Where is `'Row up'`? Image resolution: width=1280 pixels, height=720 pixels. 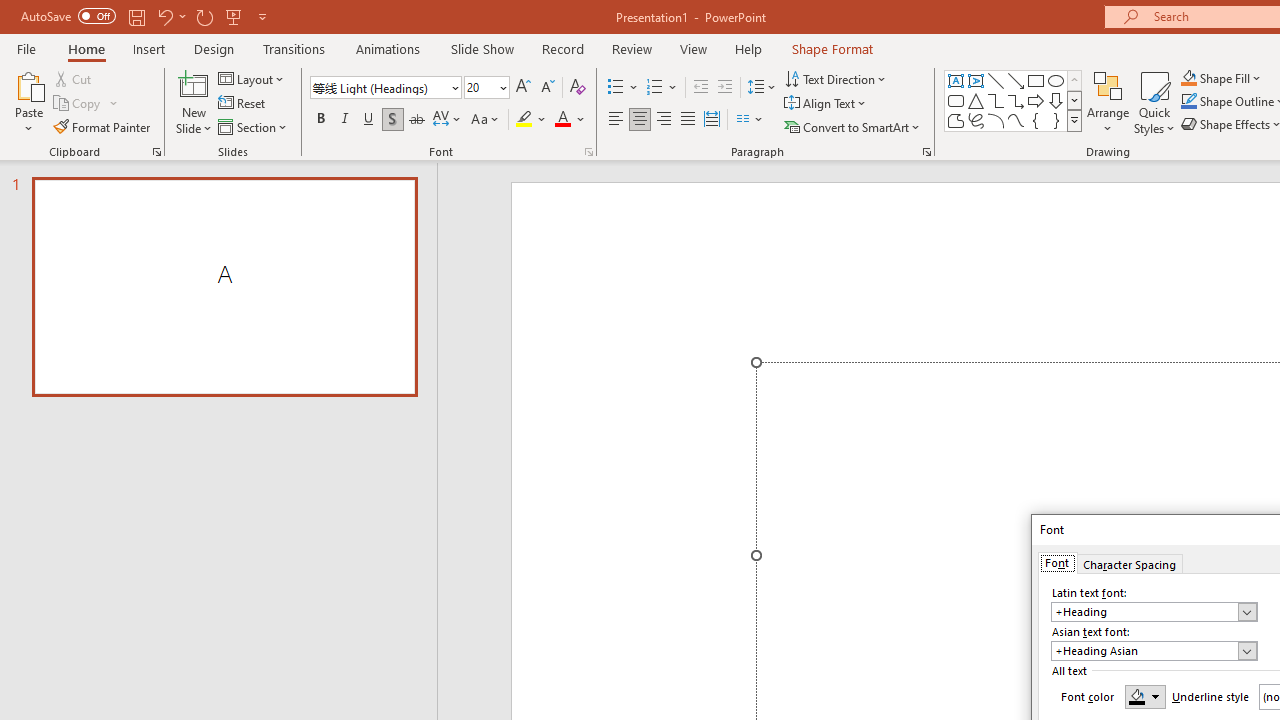
'Row up' is located at coordinates (1073, 79).